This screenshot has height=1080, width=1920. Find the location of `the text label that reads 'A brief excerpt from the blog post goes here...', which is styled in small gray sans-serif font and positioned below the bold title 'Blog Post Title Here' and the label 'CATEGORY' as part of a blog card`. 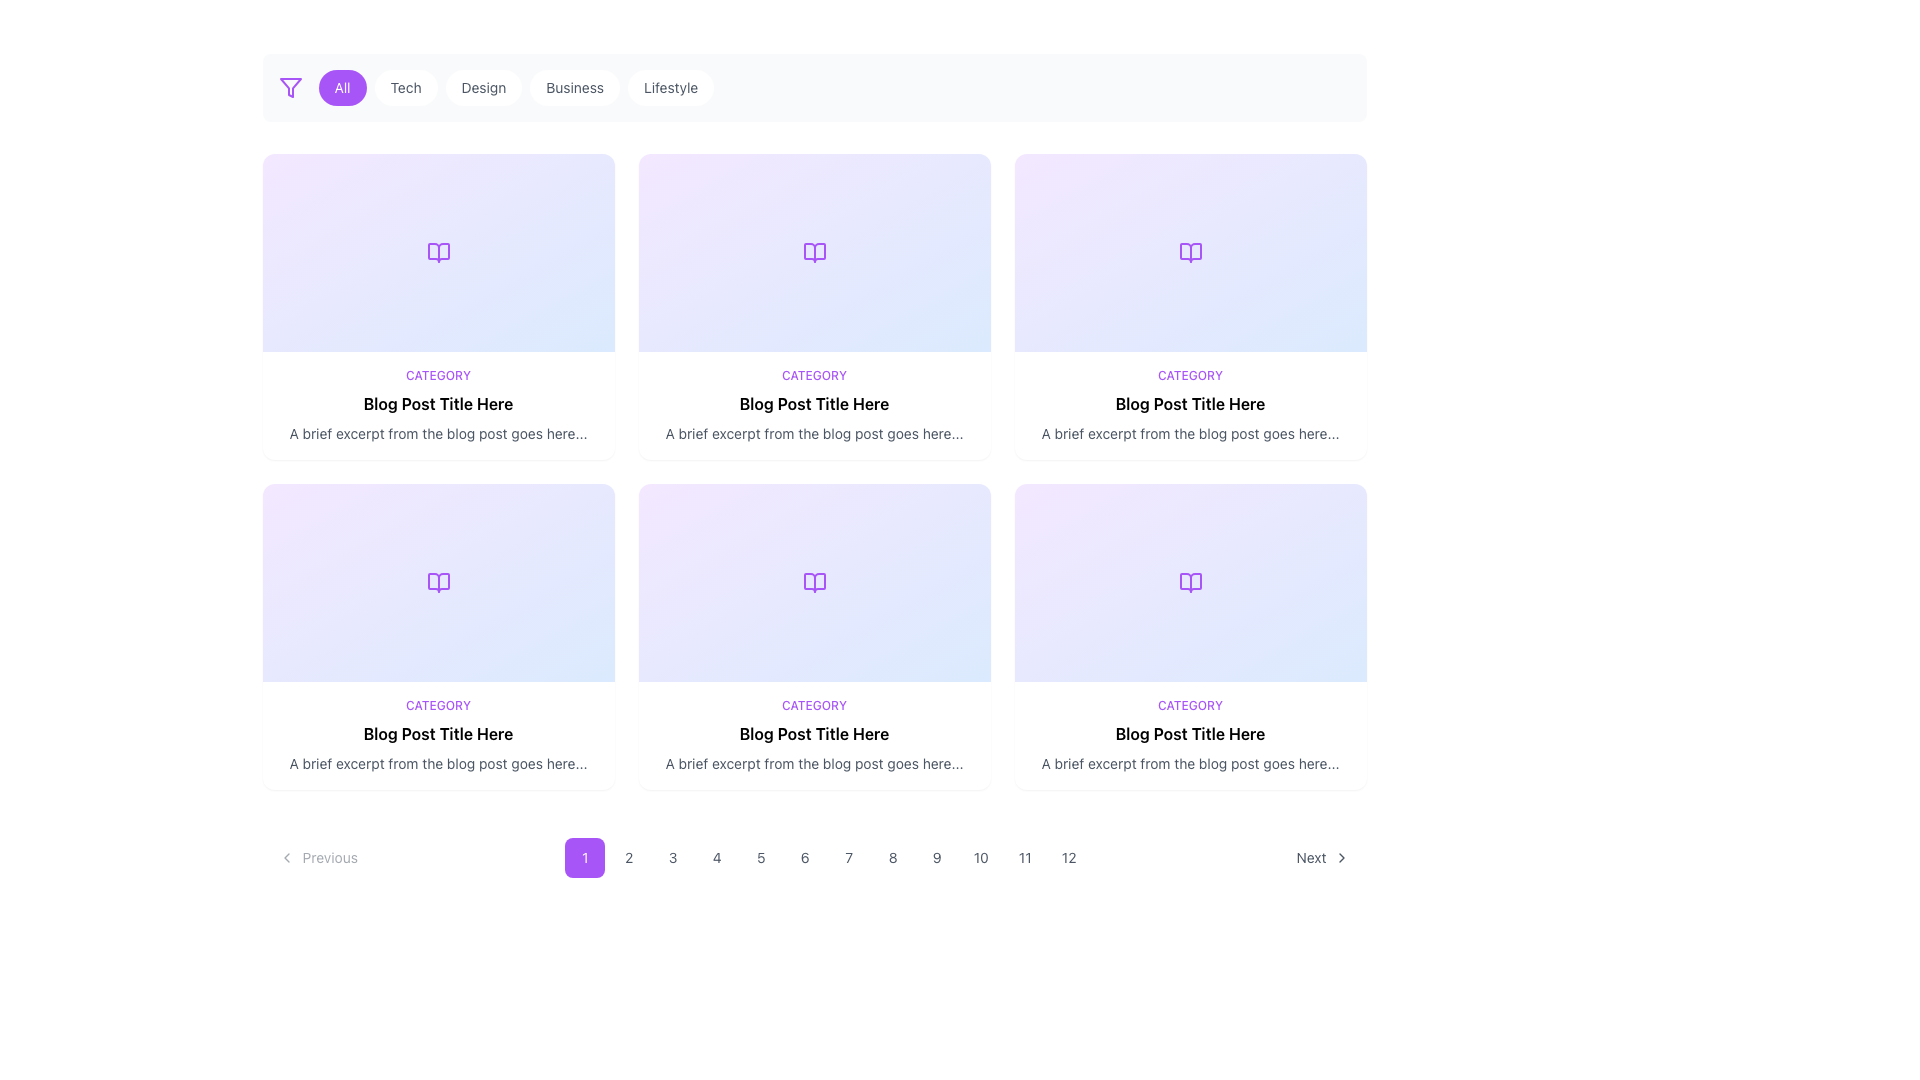

the text label that reads 'A brief excerpt from the blog post goes here...', which is styled in small gray sans-serif font and positioned below the bold title 'Blog Post Title Here' and the label 'CATEGORY' as part of a blog card is located at coordinates (437, 763).